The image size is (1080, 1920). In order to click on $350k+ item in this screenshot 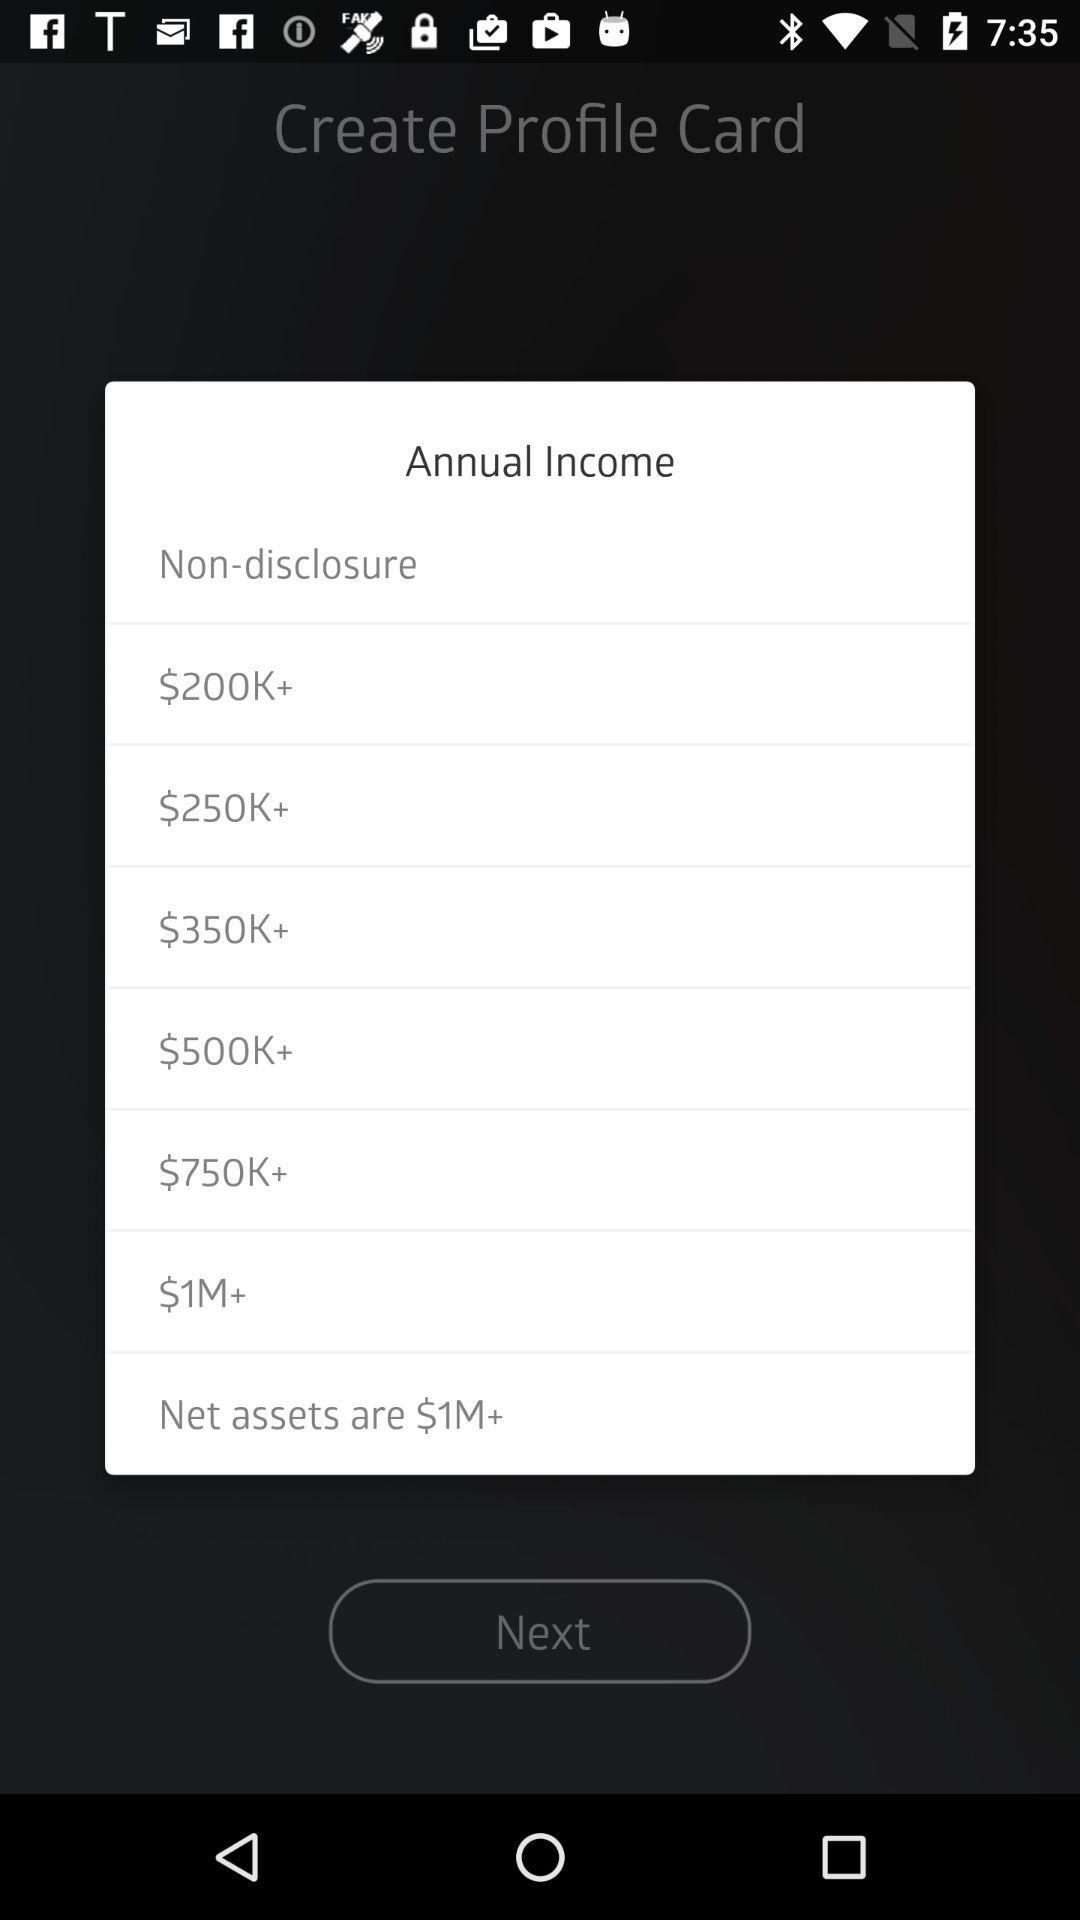, I will do `click(540, 925)`.